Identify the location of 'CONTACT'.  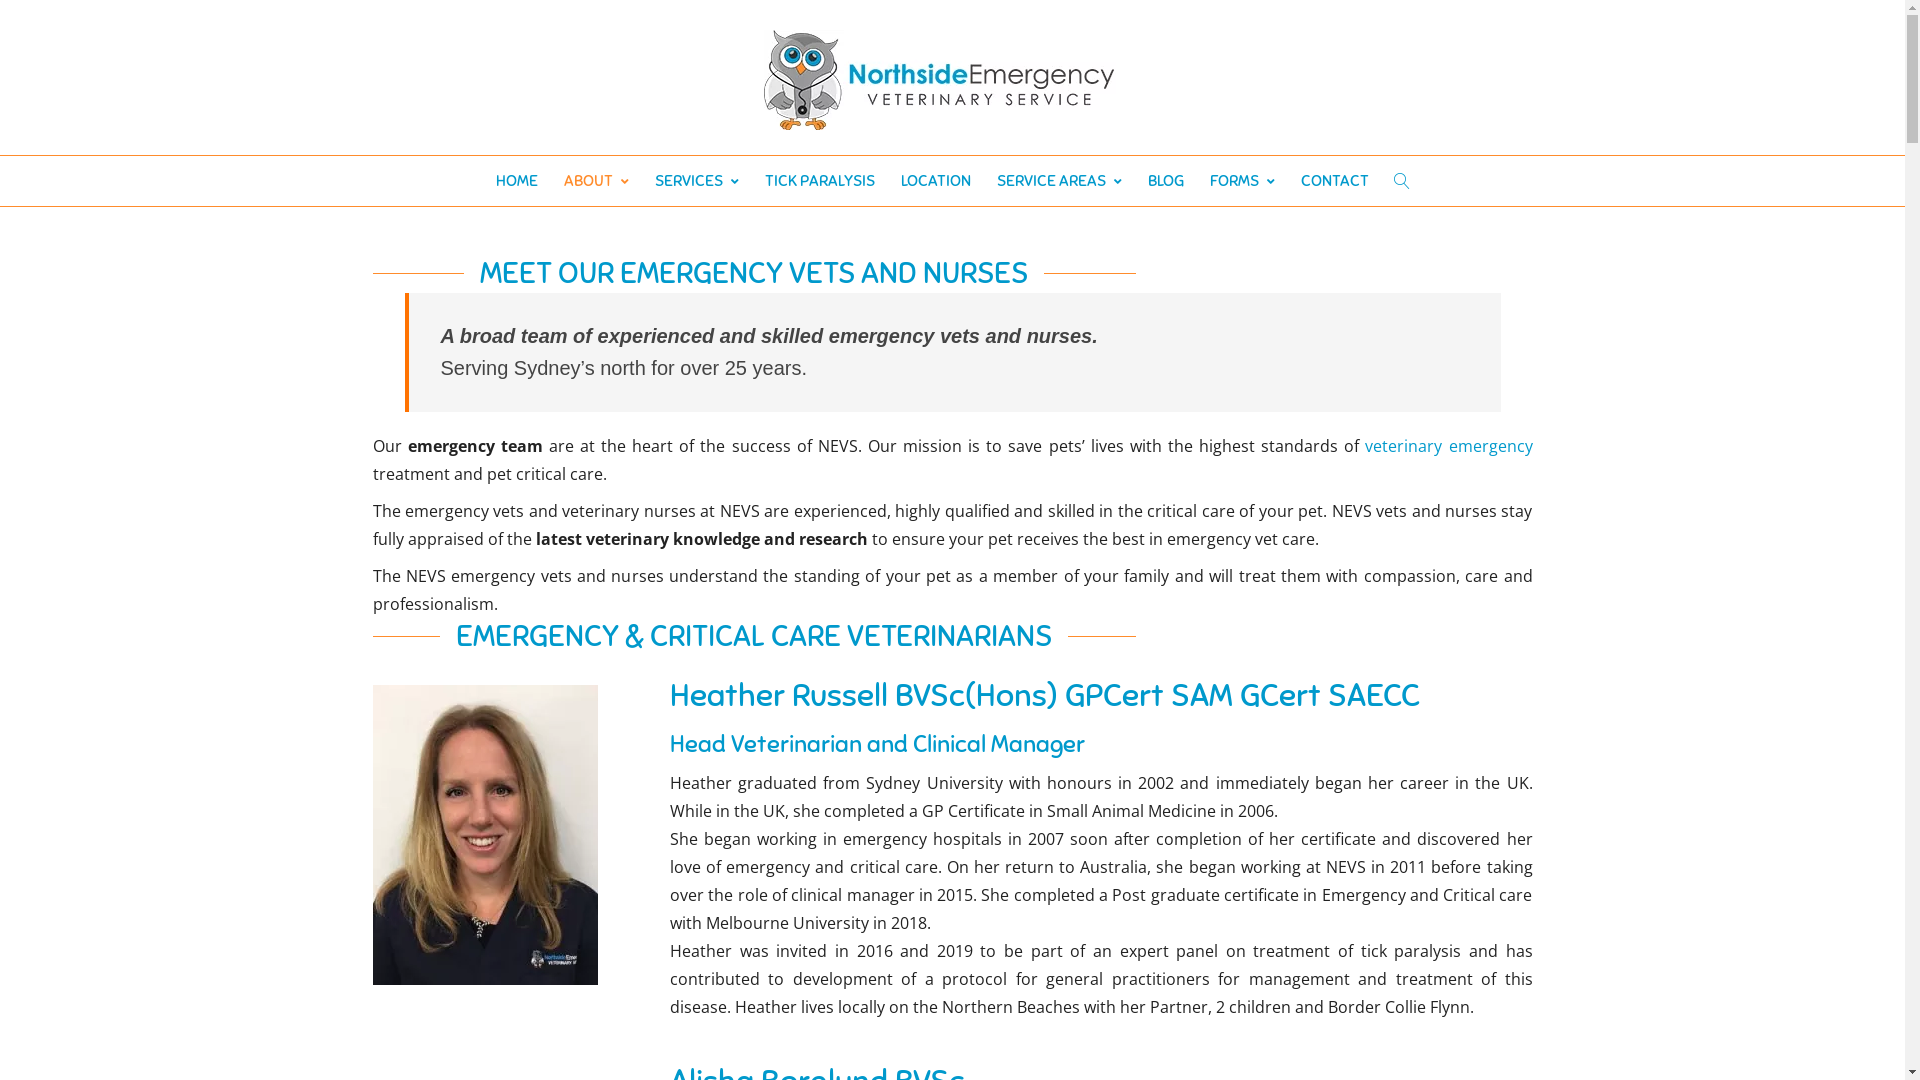
(1334, 181).